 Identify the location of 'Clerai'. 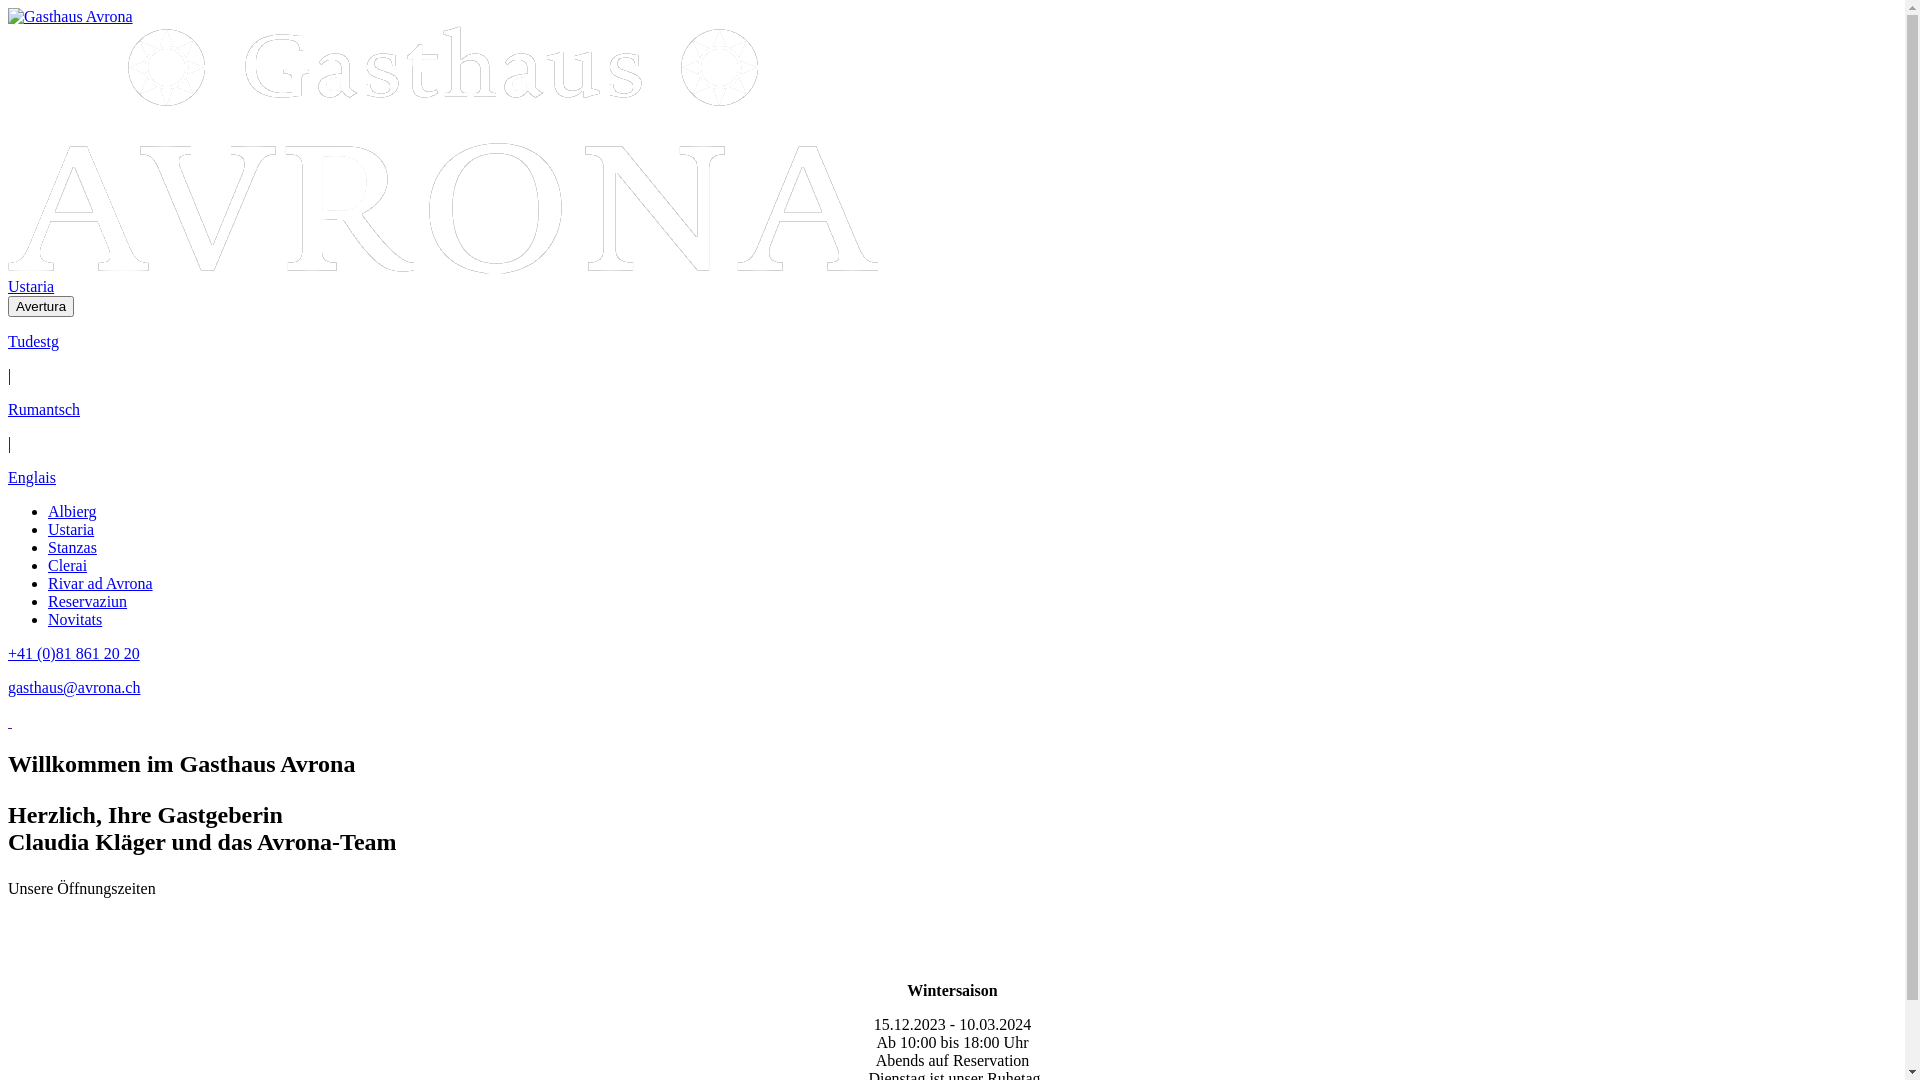
(67, 565).